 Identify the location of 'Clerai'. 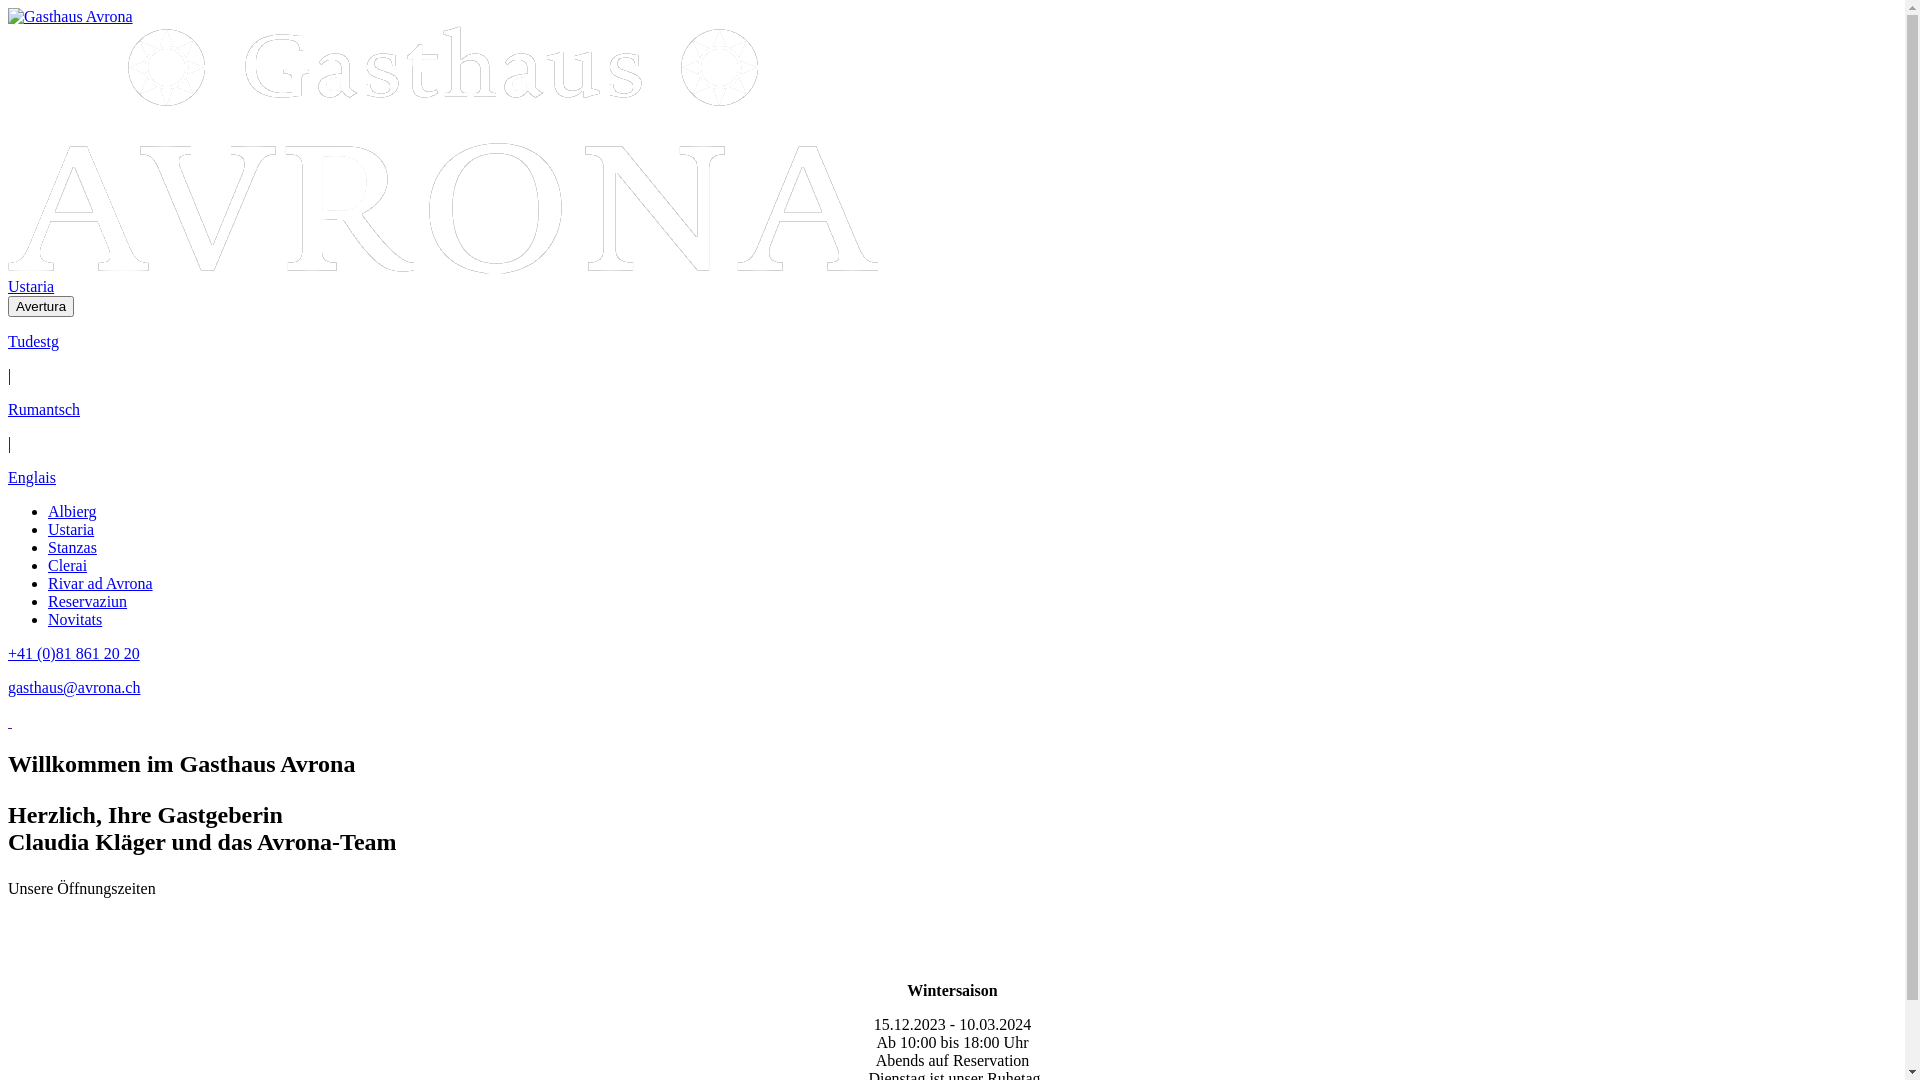
(67, 565).